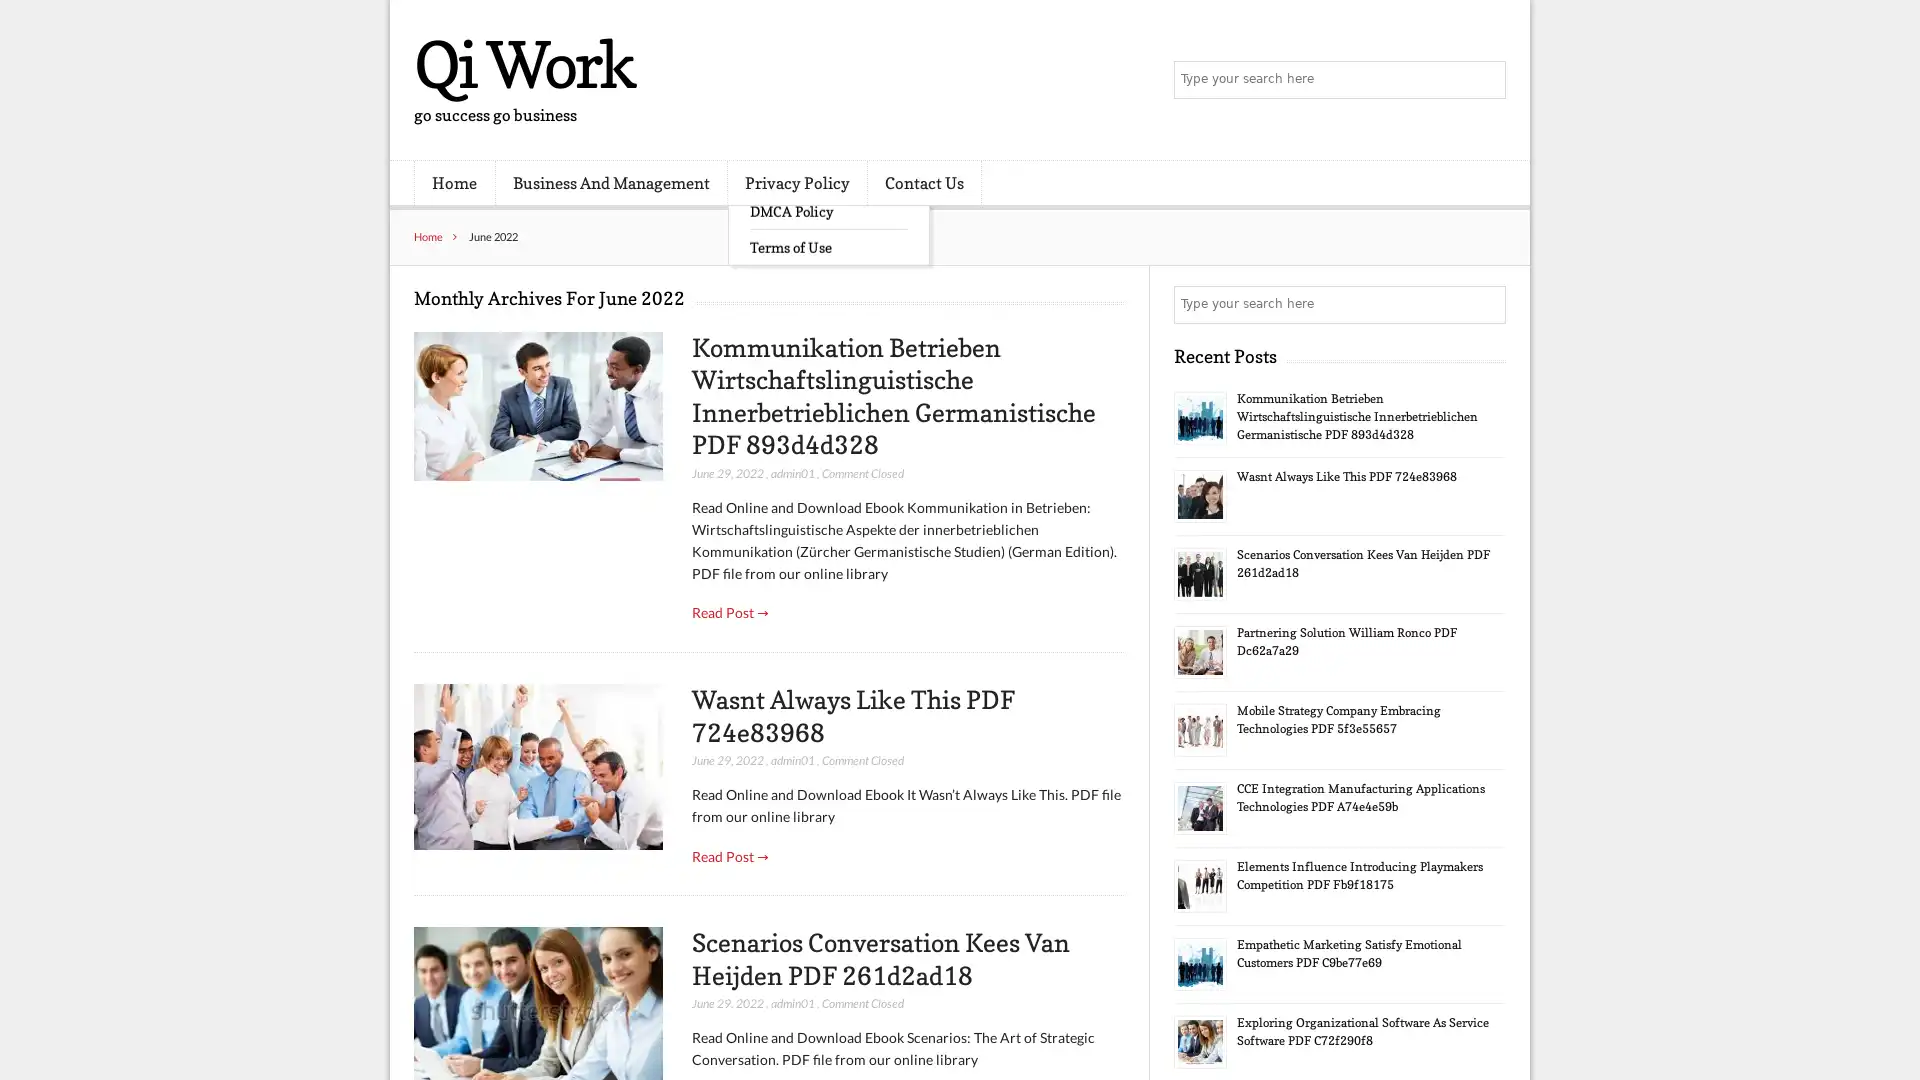 This screenshot has height=1080, width=1920. I want to click on Search, so click(1485, 304).